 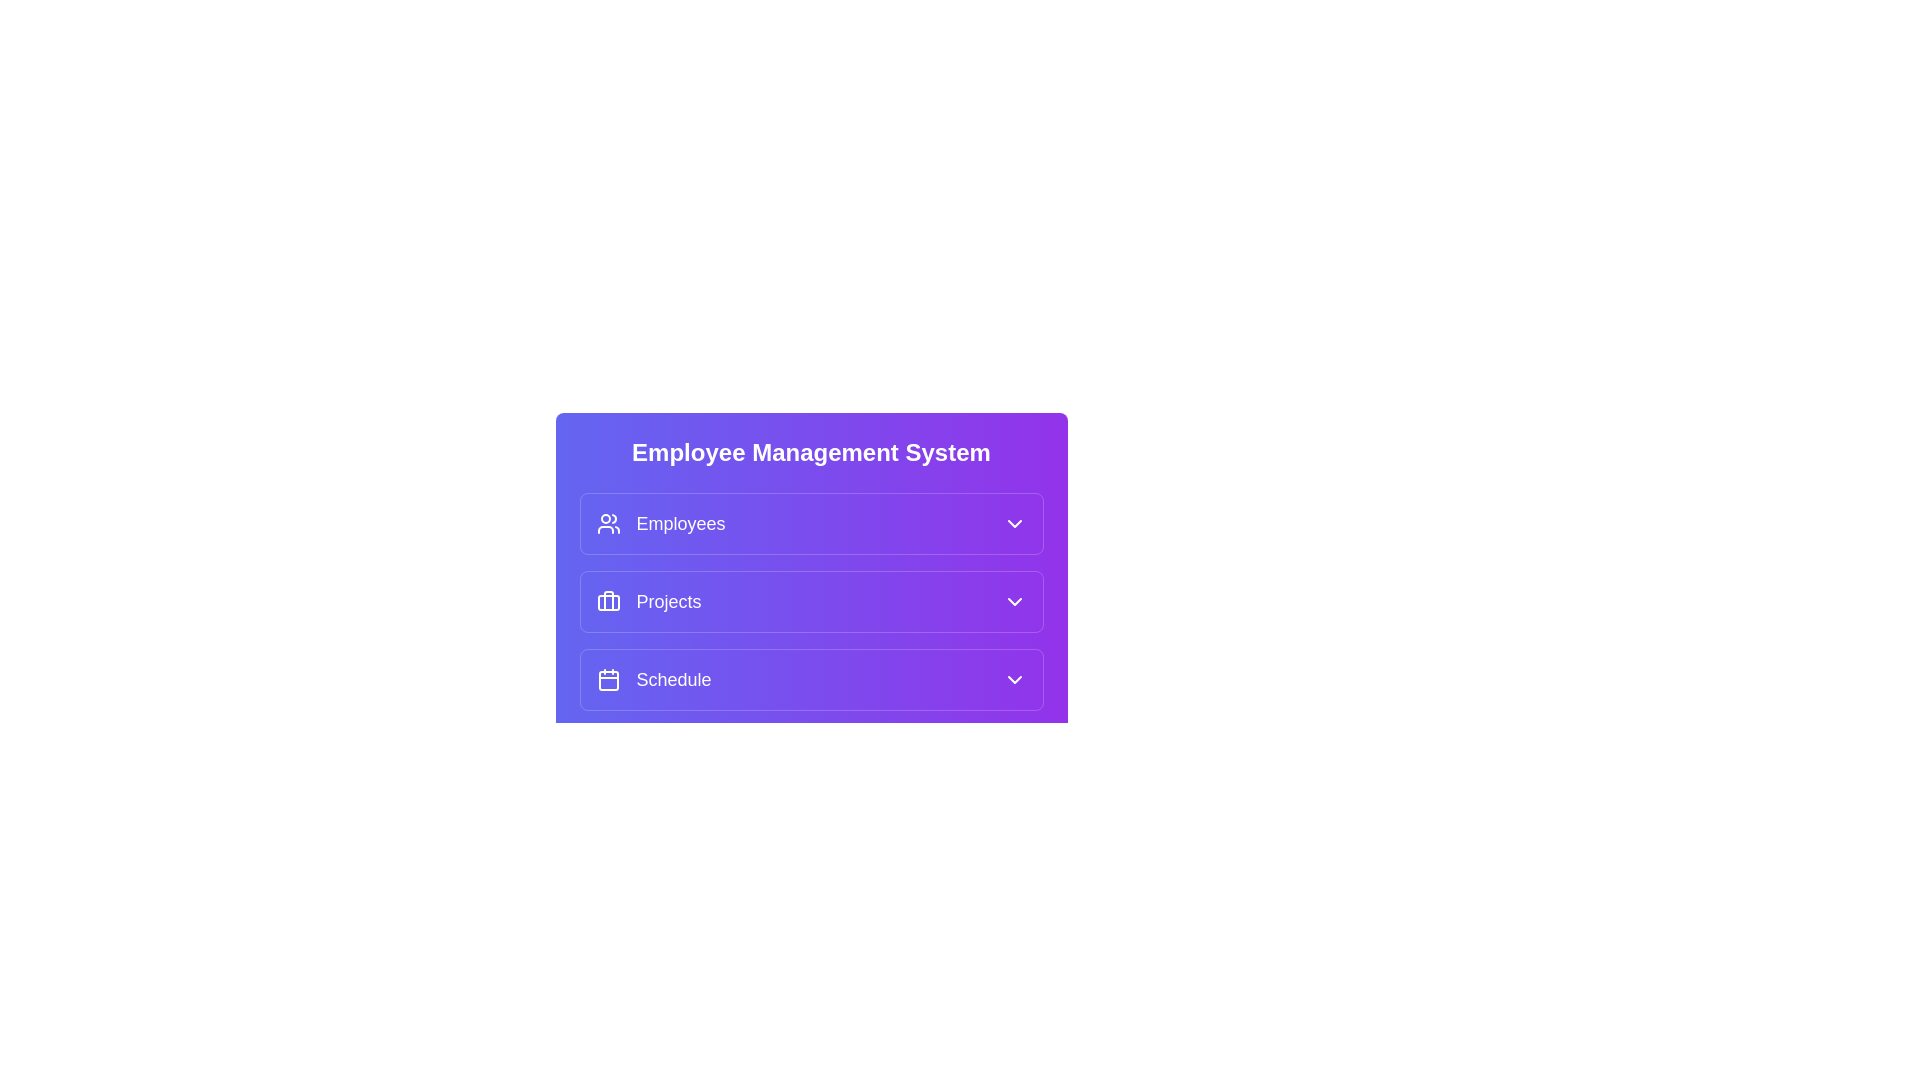 What do you see at coordinates (811, 678) in the screenshot?
I see `the 'Schedule' button with a purple gradient background, which is the third item in the vertical list of menu options, to observe any hover effects` at bounding box center [811, 678].